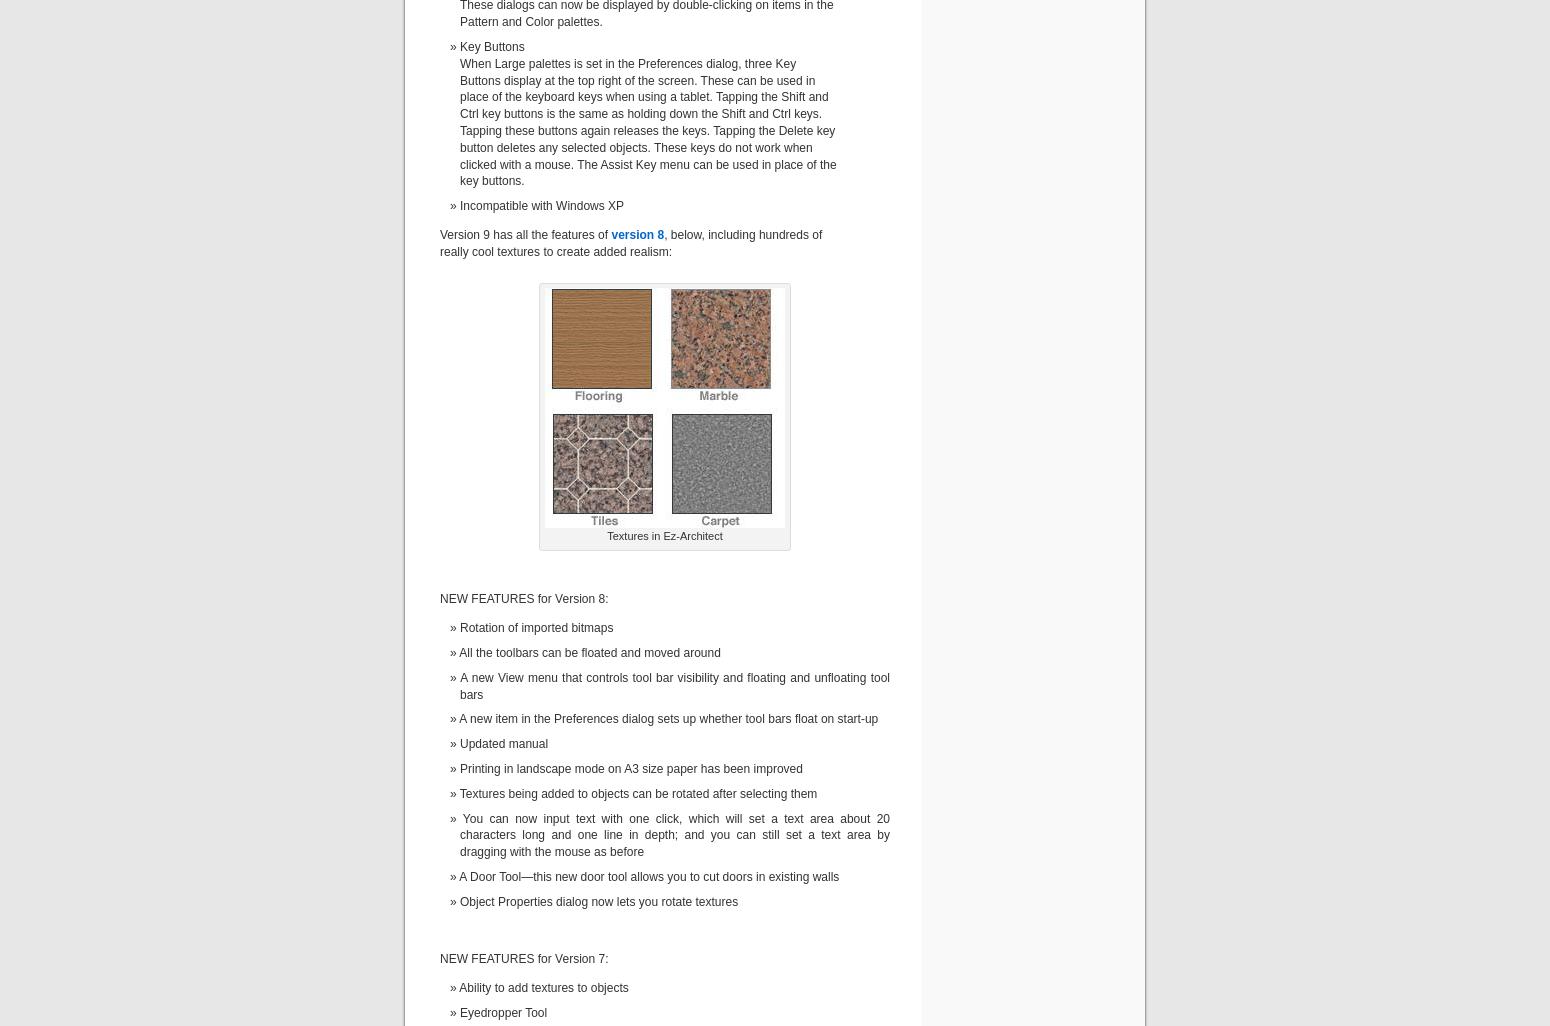 This screenshot has height=1026, width=1550. What do you see at coordinates (523, 959) in the screenshot?
I see `'NEW FEATURES for Version 7:'` at bounding box center [523, 959].